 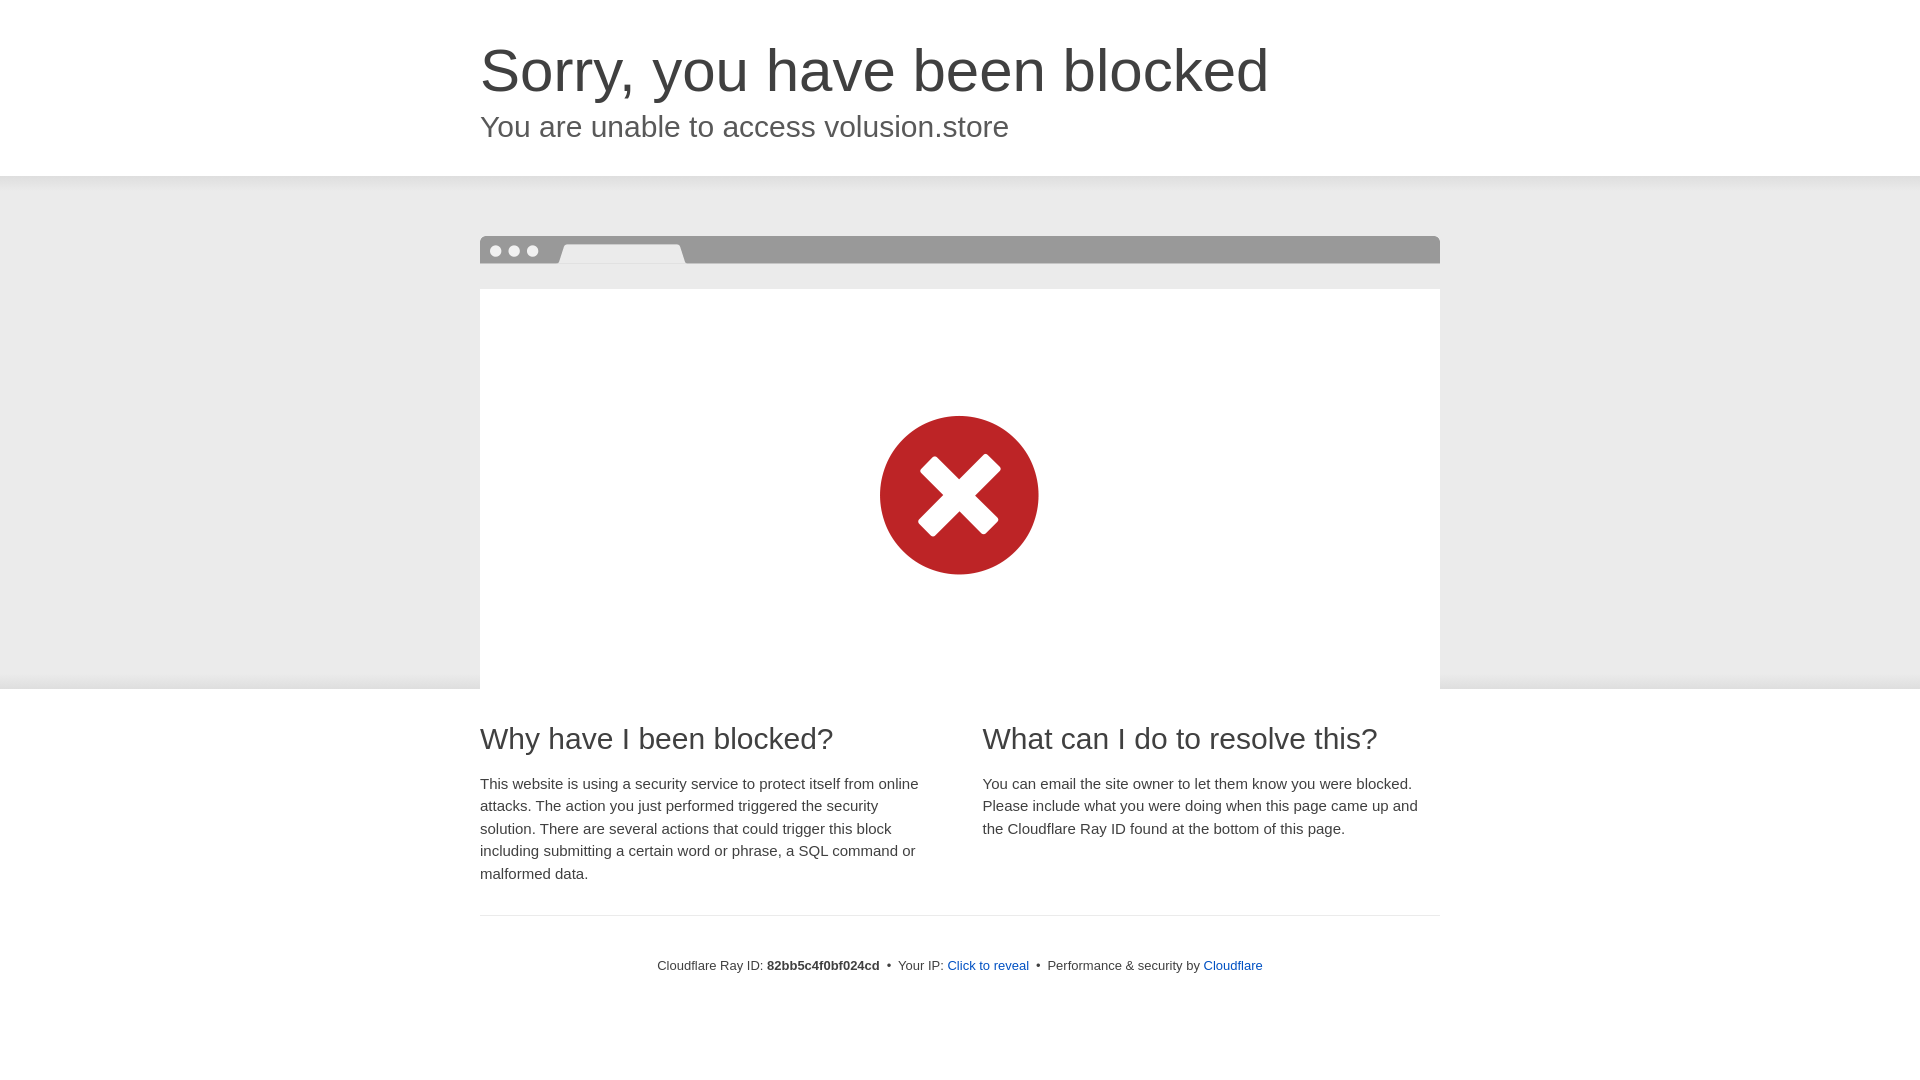 What do you see at coordinates (988, 964) in the screenshot?
I see `'Click to reveal'` at bounding box center [988, 964].